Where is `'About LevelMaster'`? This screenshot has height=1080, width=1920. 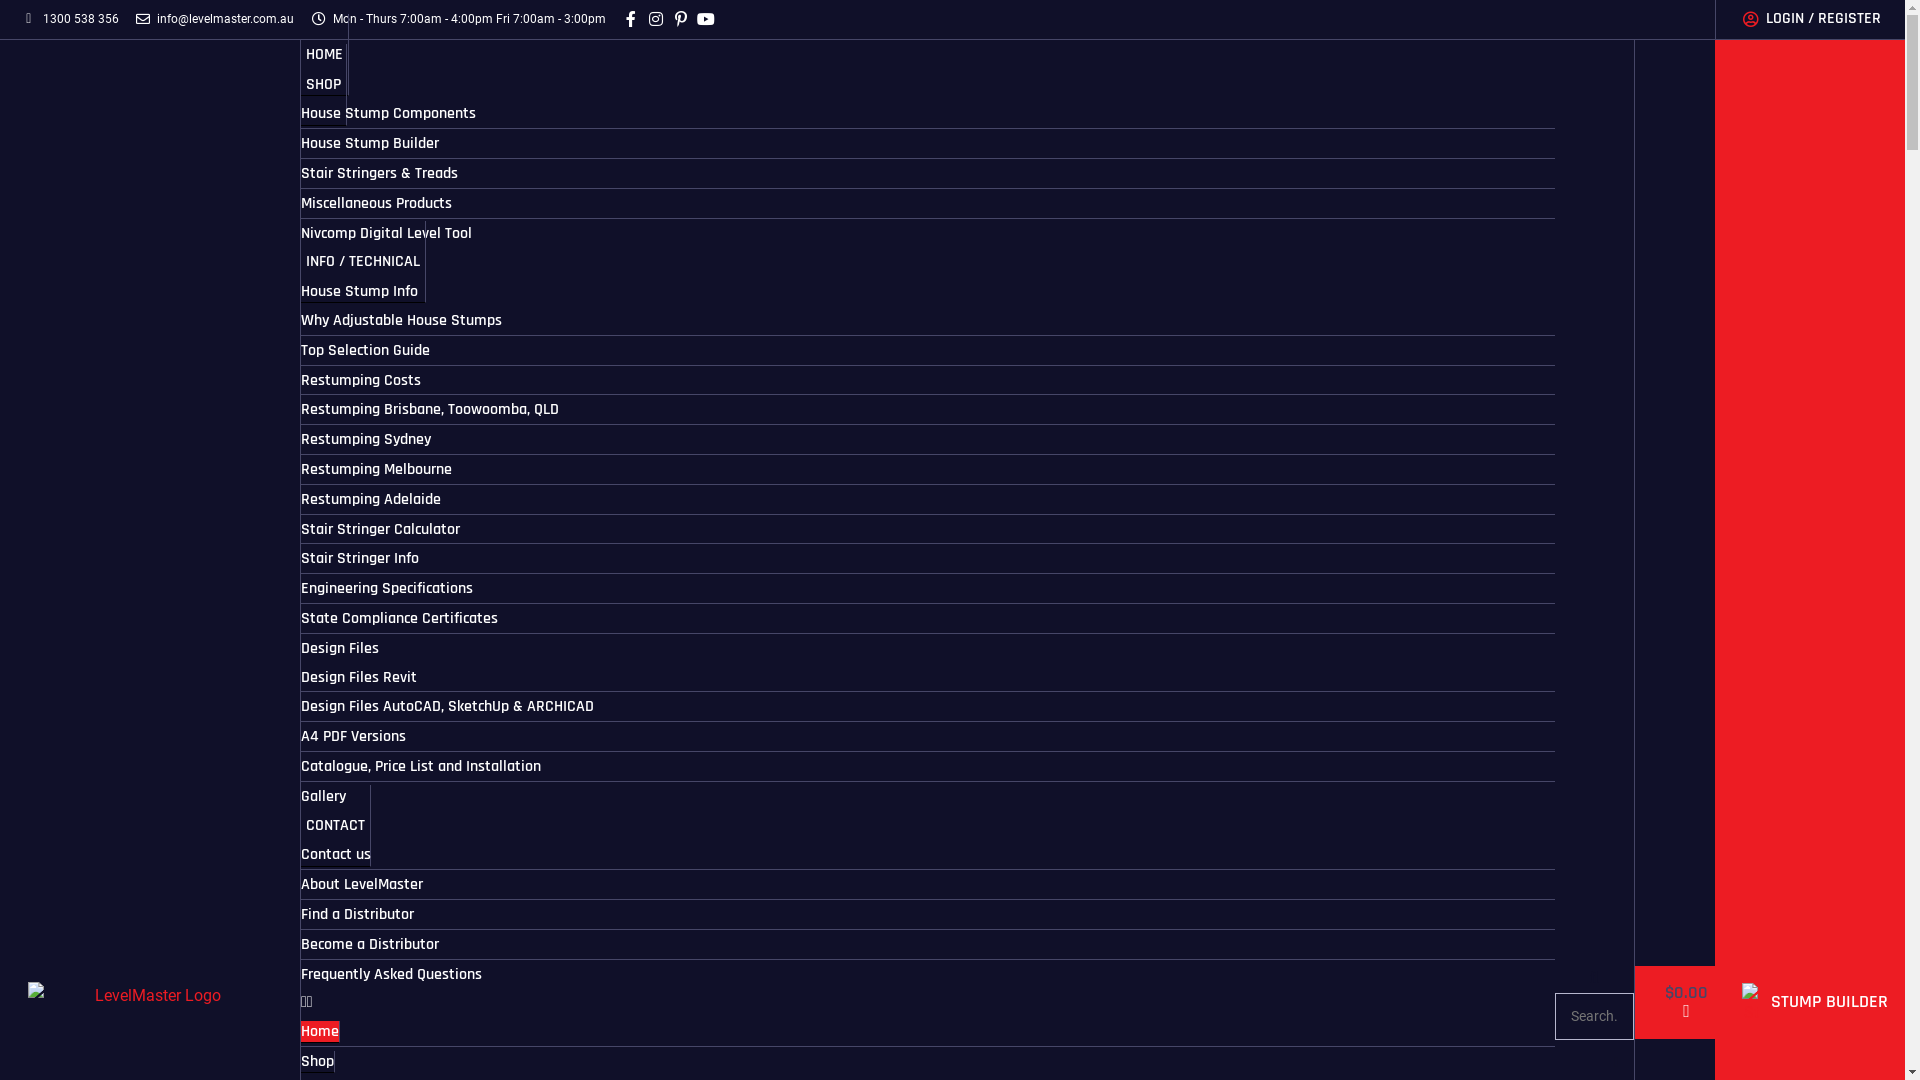
'About LevelMaster' is located at coordinates (361, 883).